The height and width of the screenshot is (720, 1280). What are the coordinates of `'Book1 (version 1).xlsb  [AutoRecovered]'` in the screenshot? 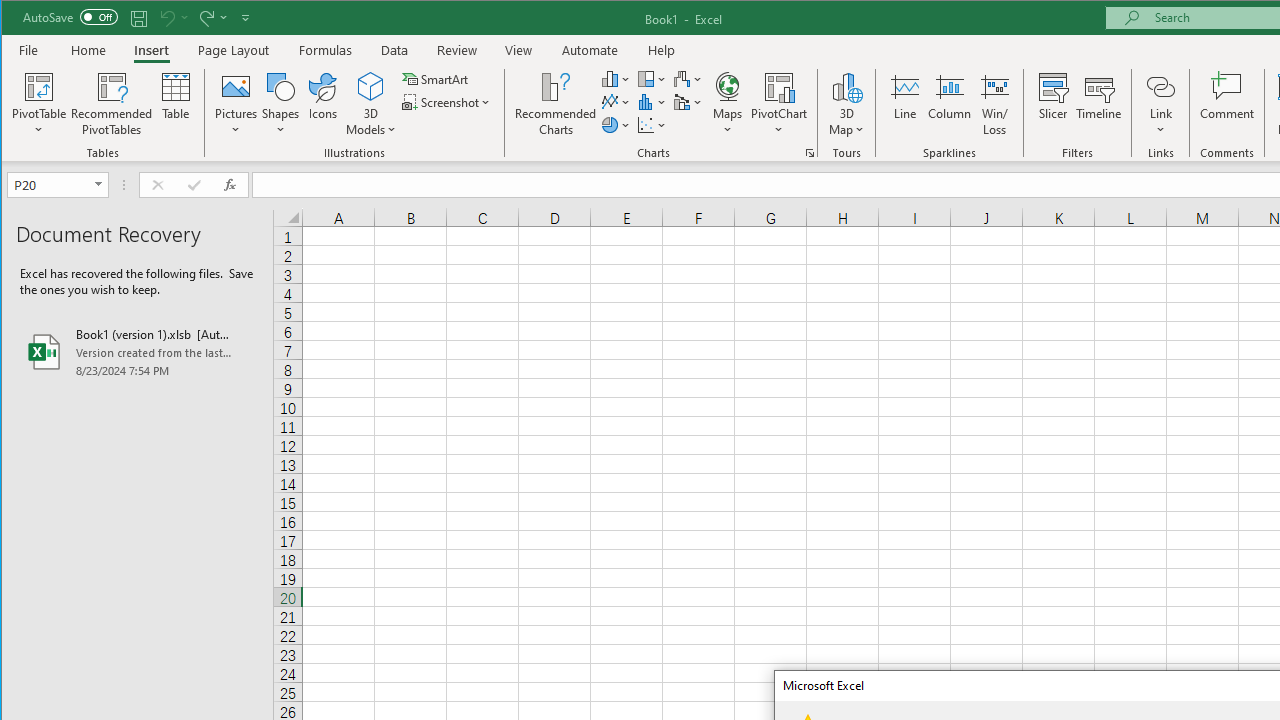 It's located at (136, 351).